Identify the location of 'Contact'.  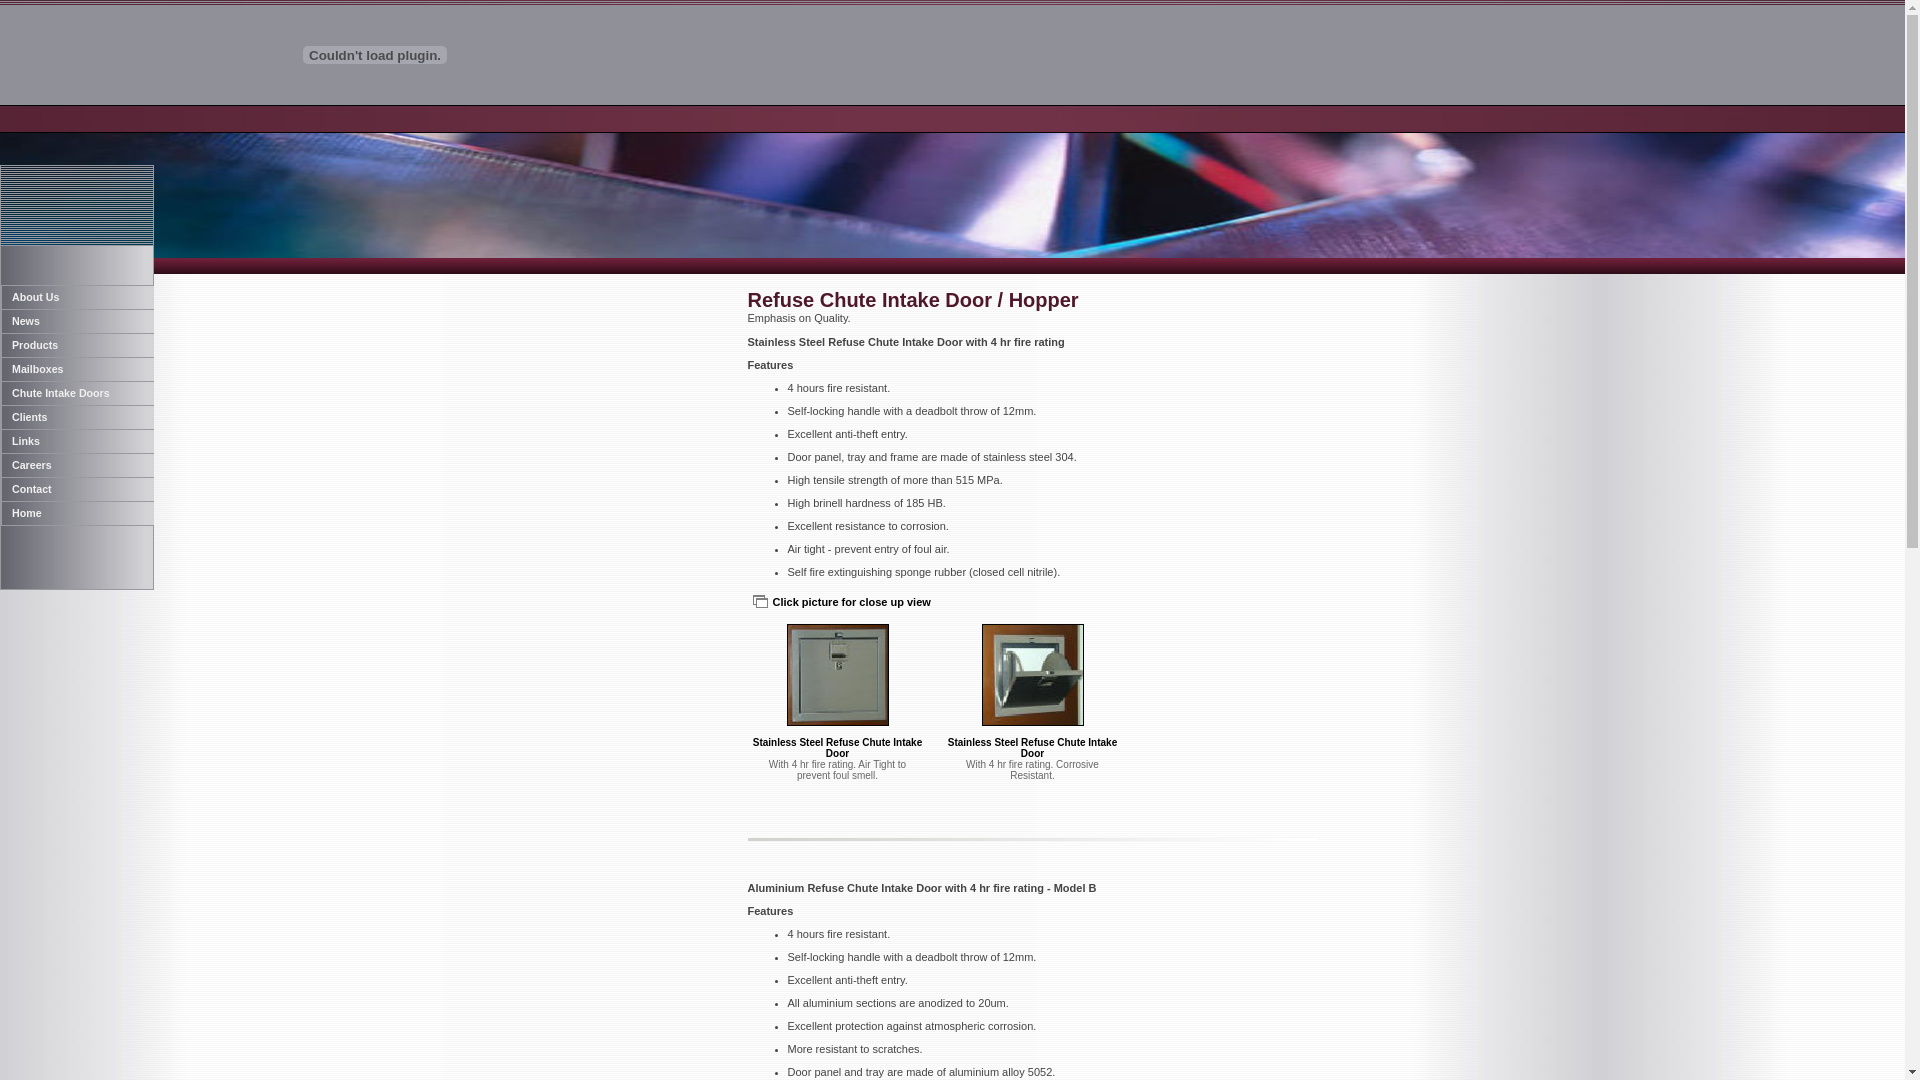
(76, 489).